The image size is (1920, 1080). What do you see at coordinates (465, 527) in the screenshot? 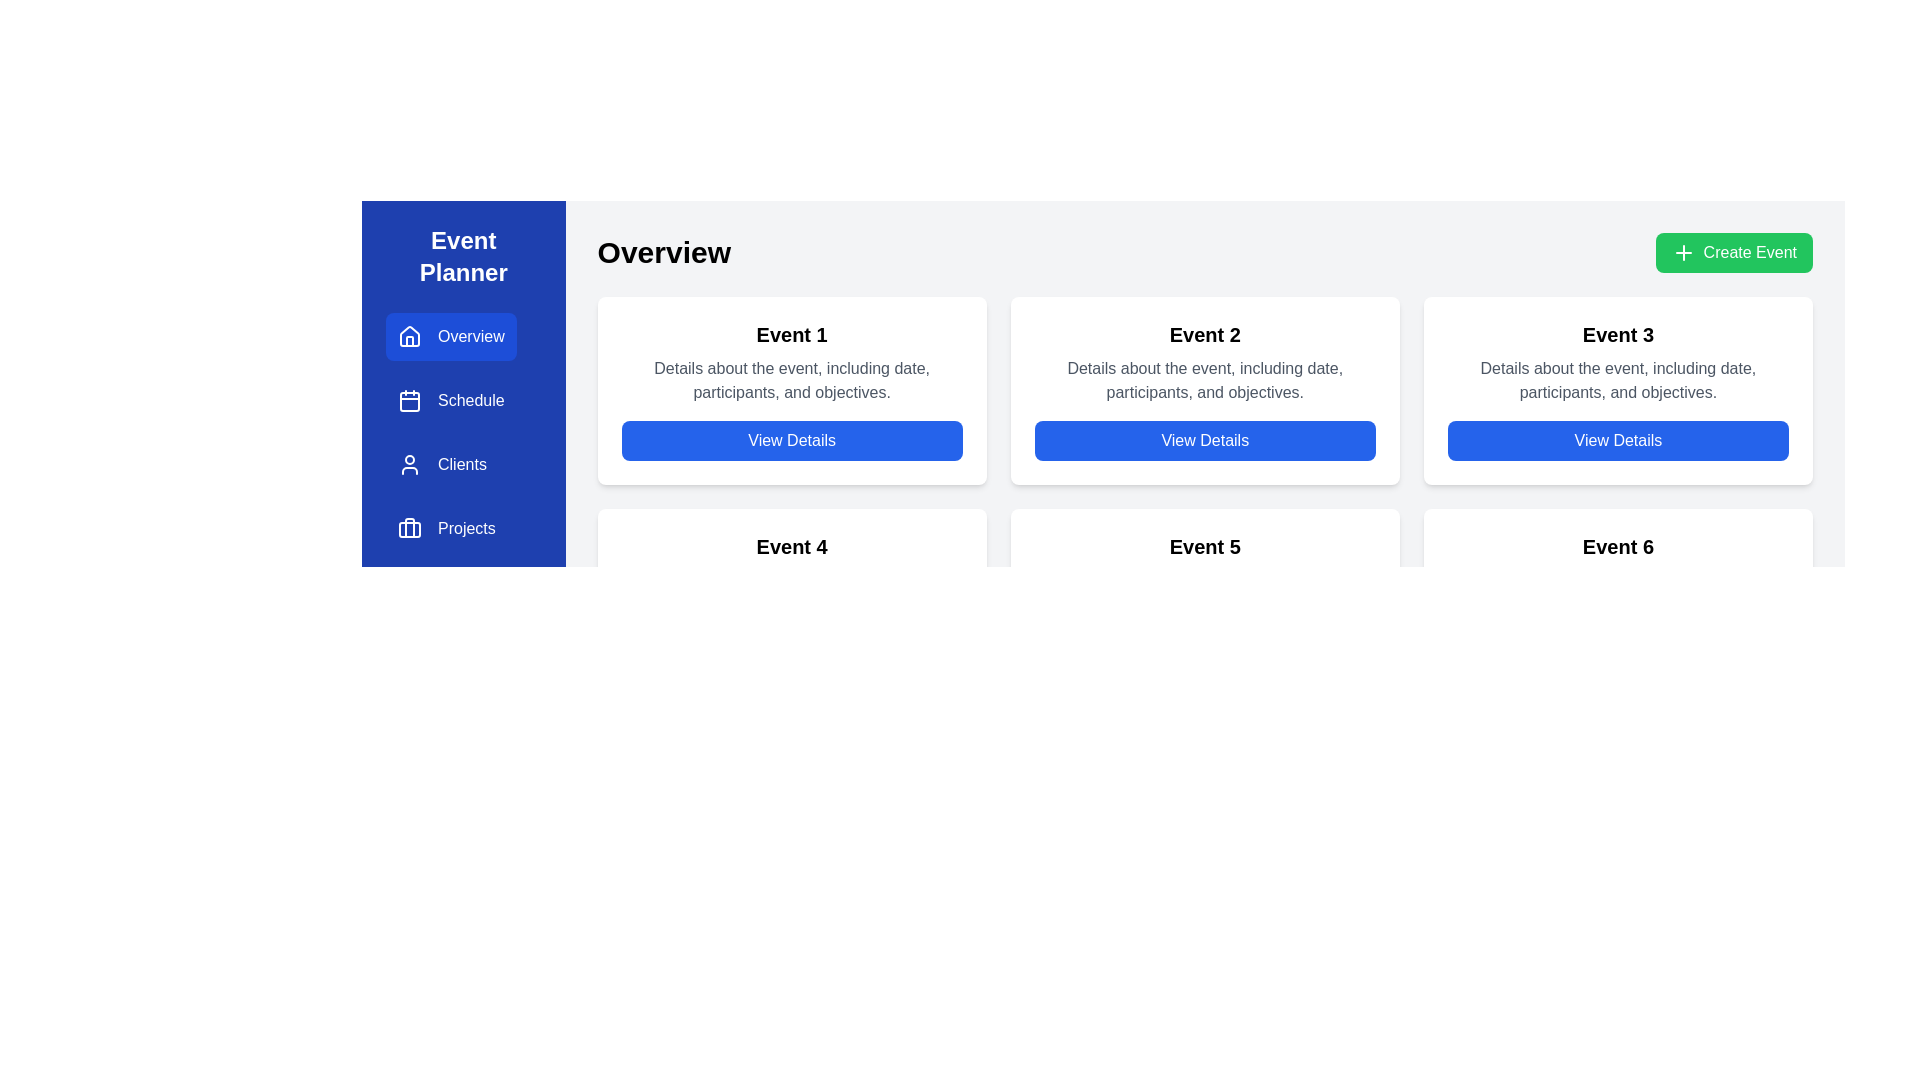
I see `the 'Projects' text label in the vertical navigation menu` at bounding box center [465, 527].